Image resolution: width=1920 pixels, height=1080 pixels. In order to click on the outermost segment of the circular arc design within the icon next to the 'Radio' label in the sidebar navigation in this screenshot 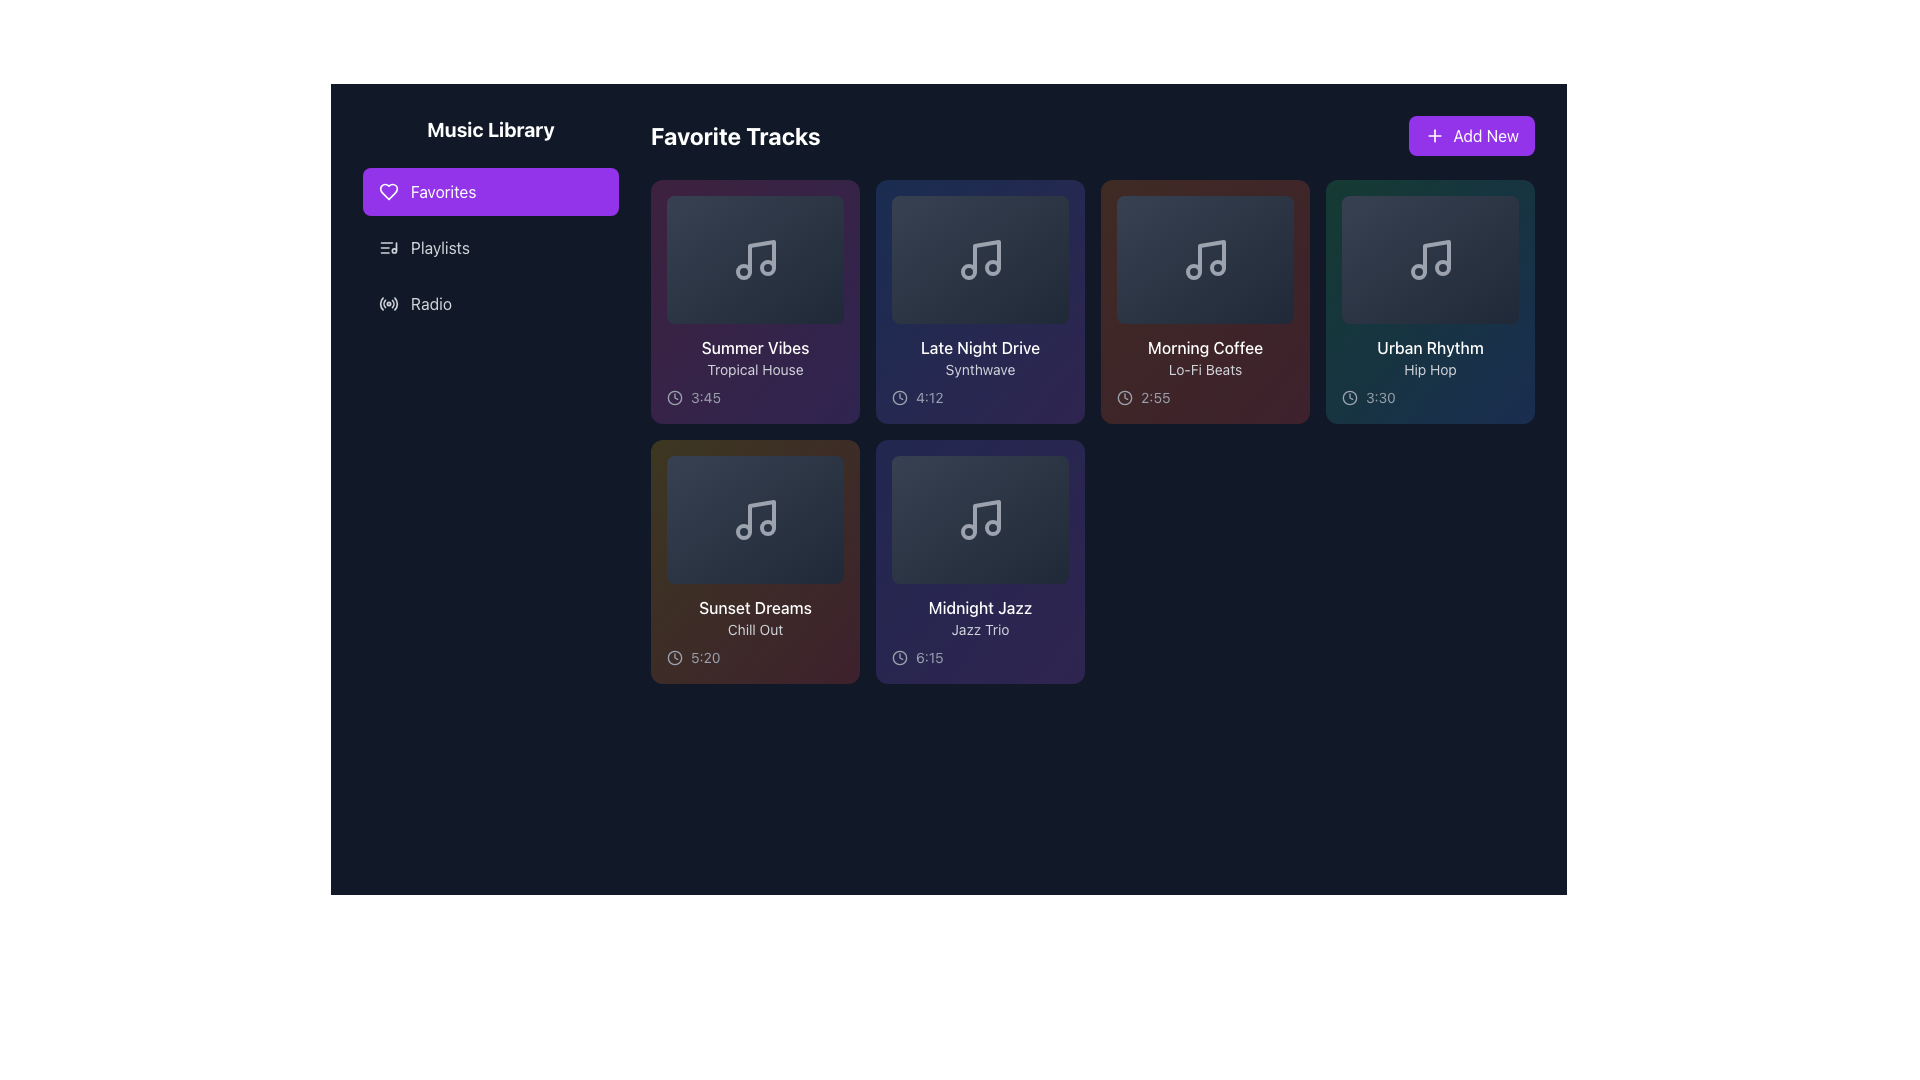, I will do `click(396, 303)`.